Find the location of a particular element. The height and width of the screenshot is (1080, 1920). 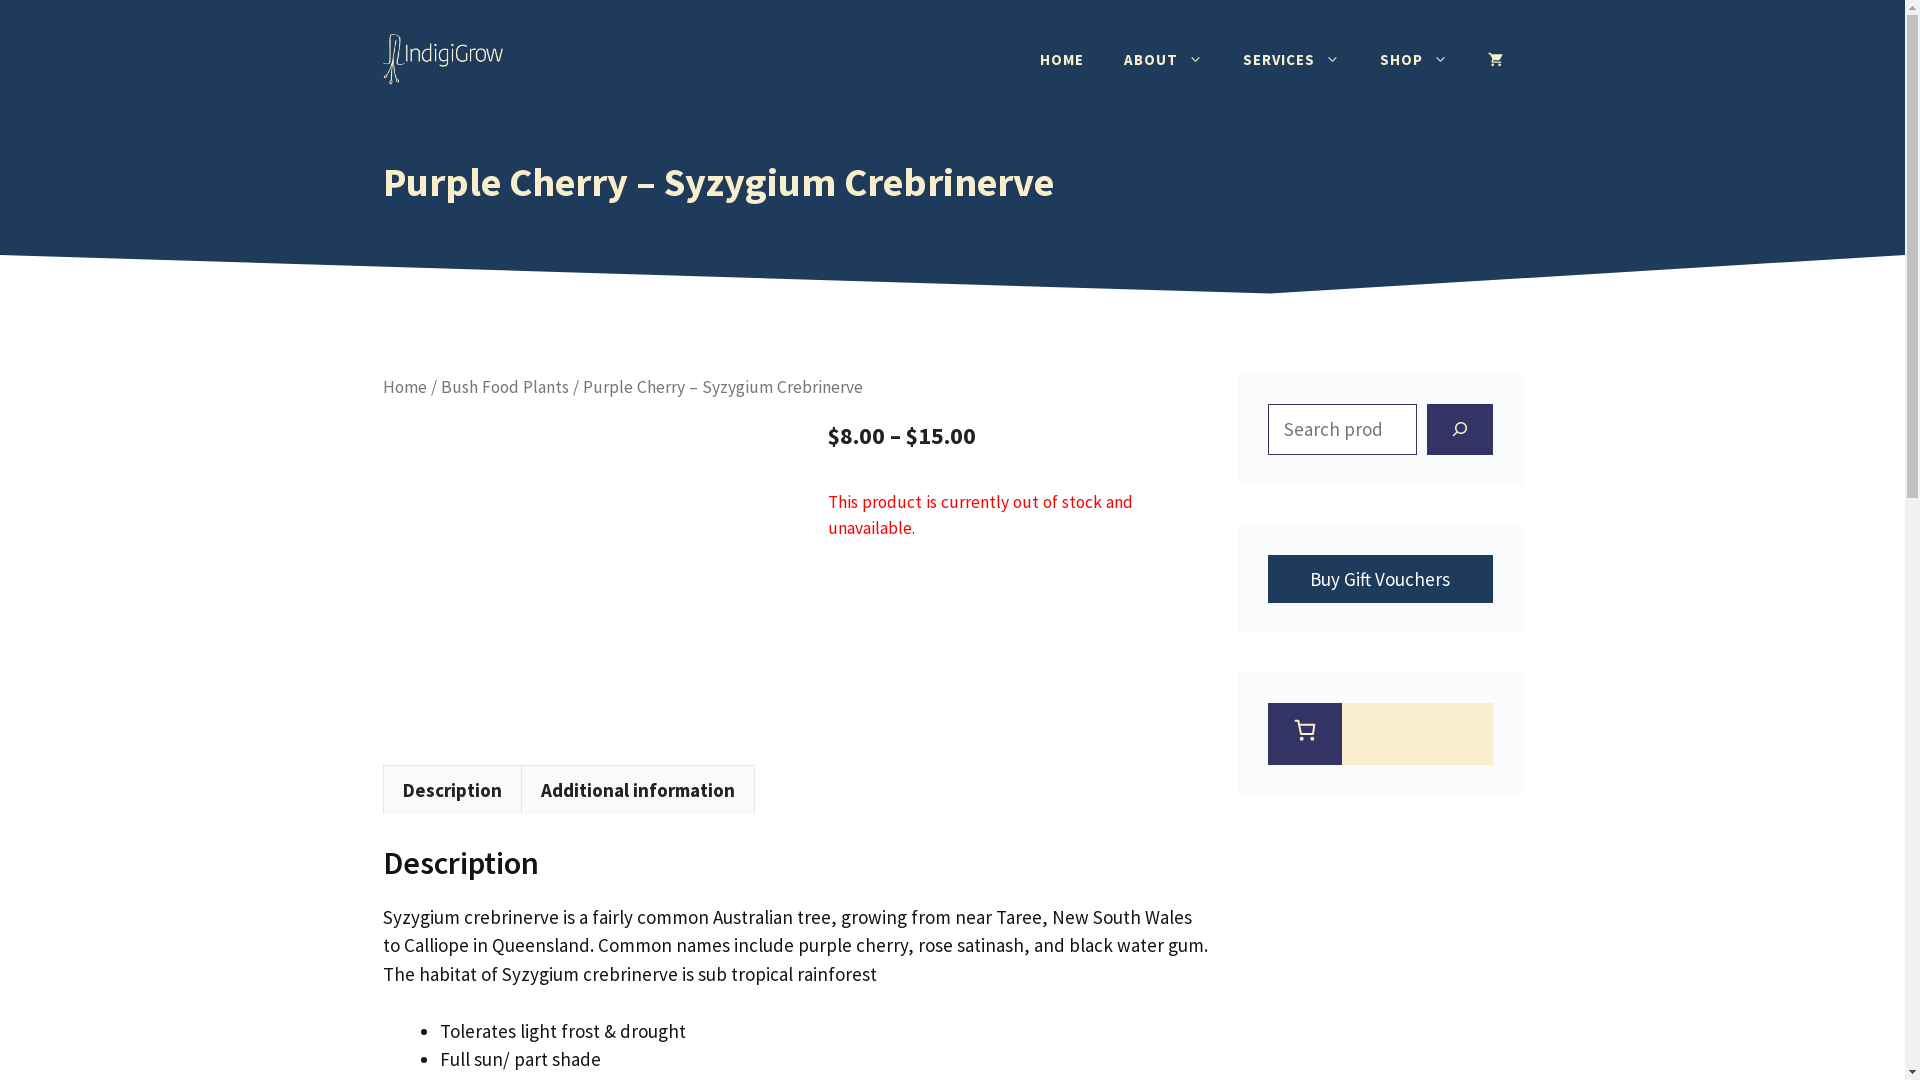

'Bush Food Plants' is located at coordinates (504, 386).